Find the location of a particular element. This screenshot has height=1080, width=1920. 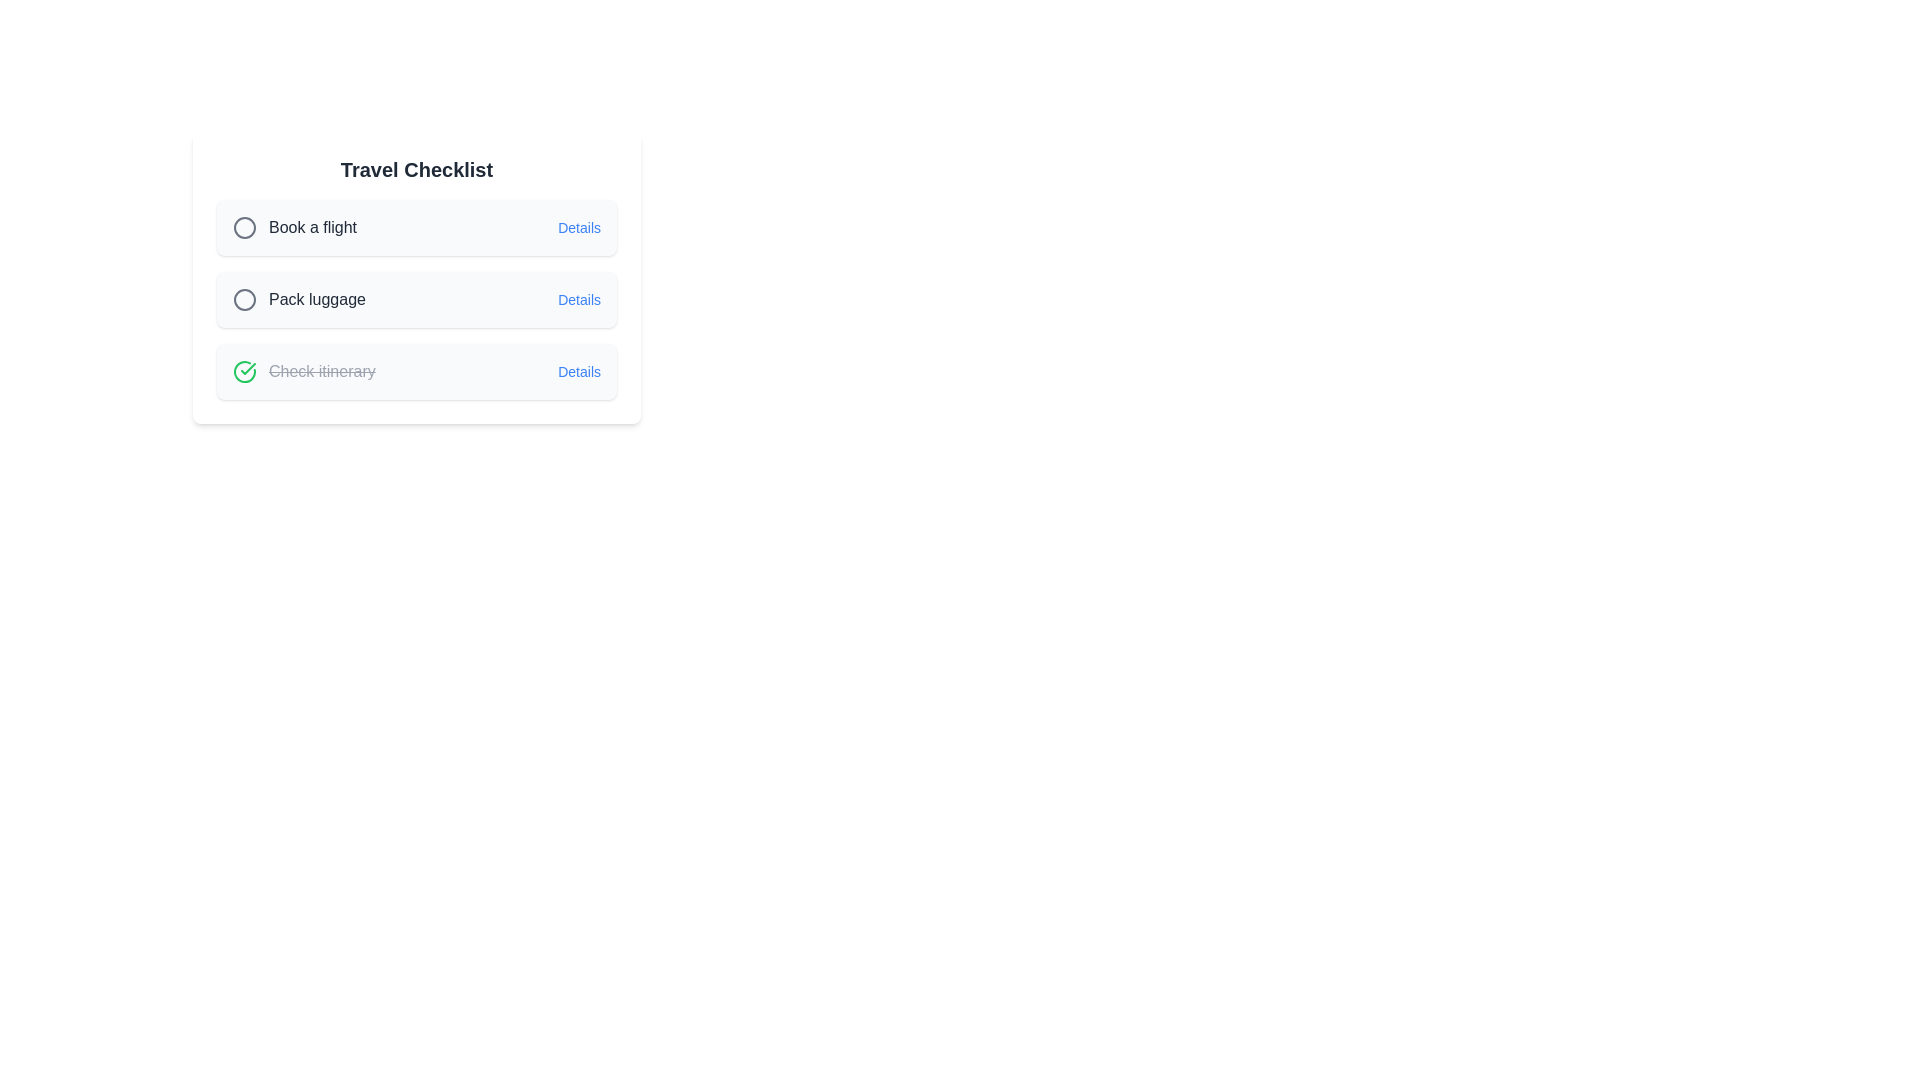

the clickable text or label providing additional information related to the checklist item 'Pack luggage', located on the right side of the second row in a vertical list of checklist items is located at coordinates (578, 300).